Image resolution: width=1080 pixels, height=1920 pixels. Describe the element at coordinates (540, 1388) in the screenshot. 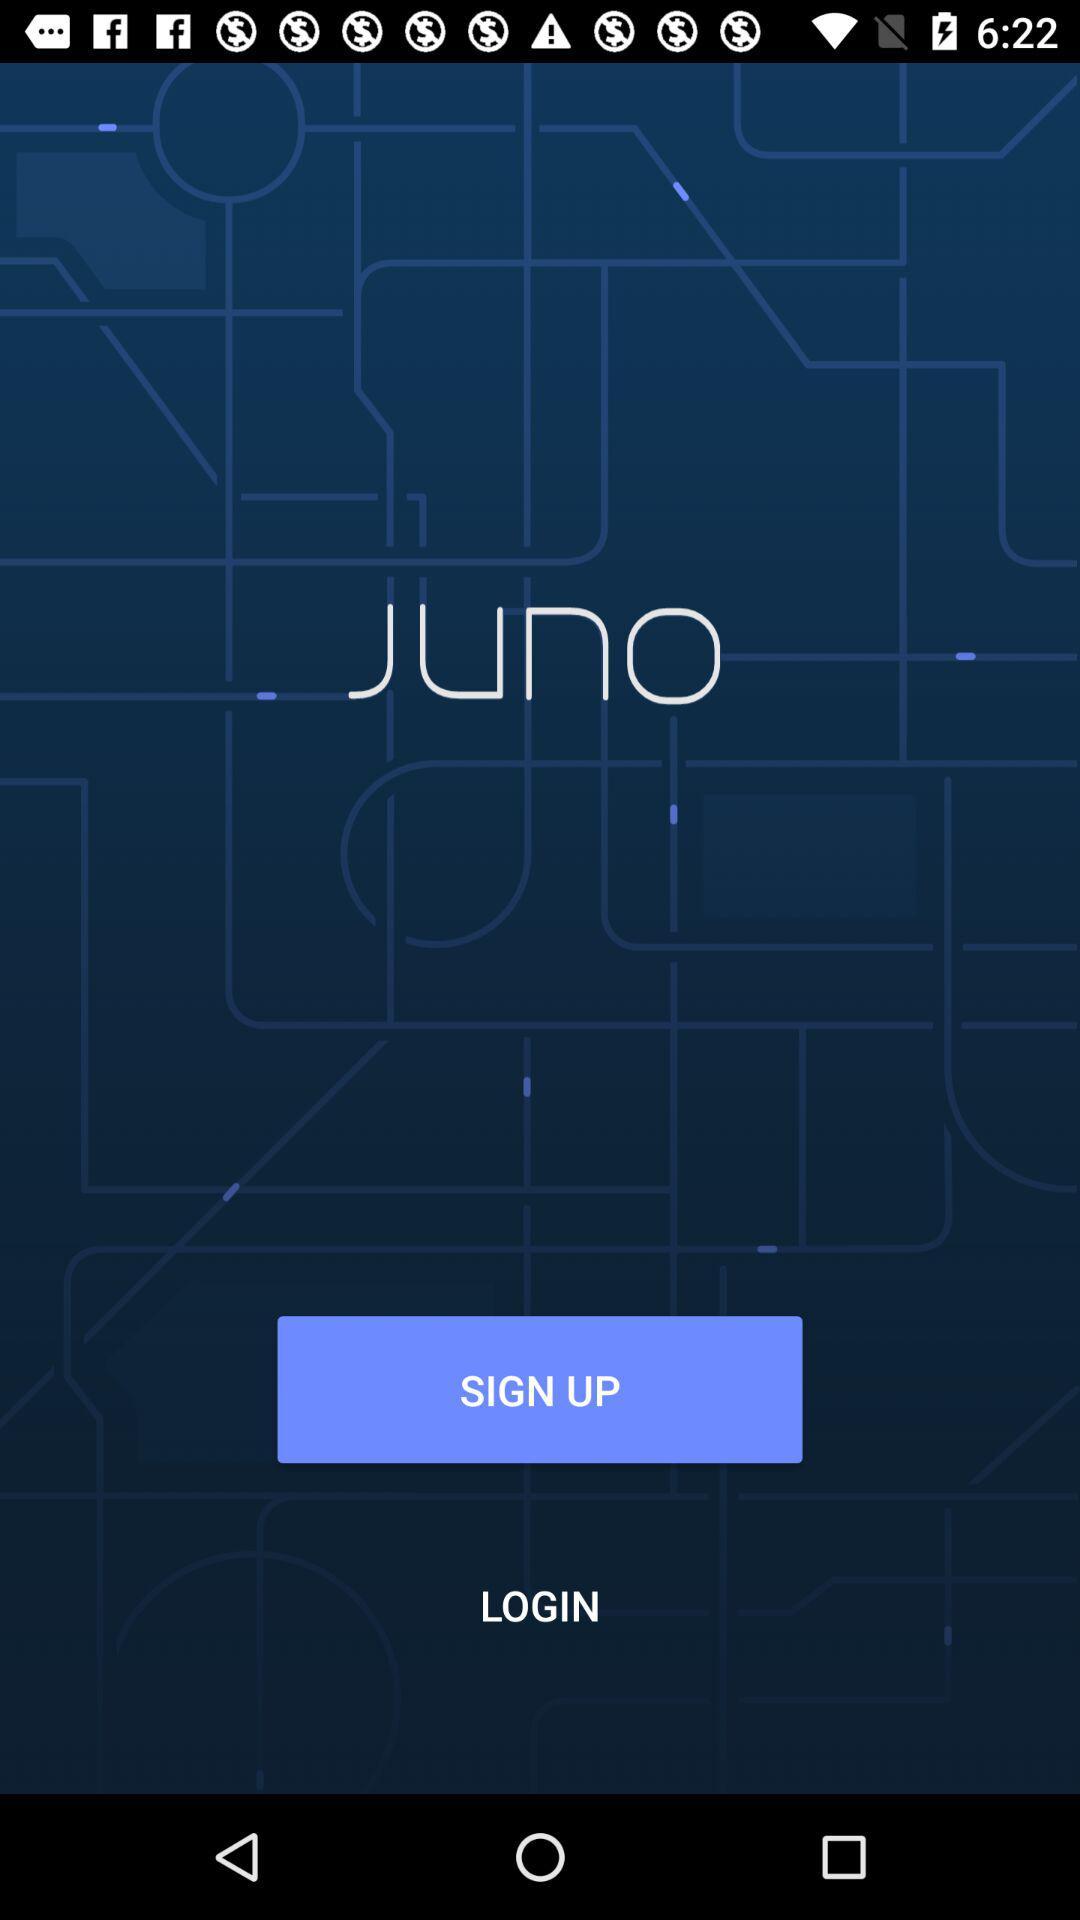

I see `item above the login item` at that location.